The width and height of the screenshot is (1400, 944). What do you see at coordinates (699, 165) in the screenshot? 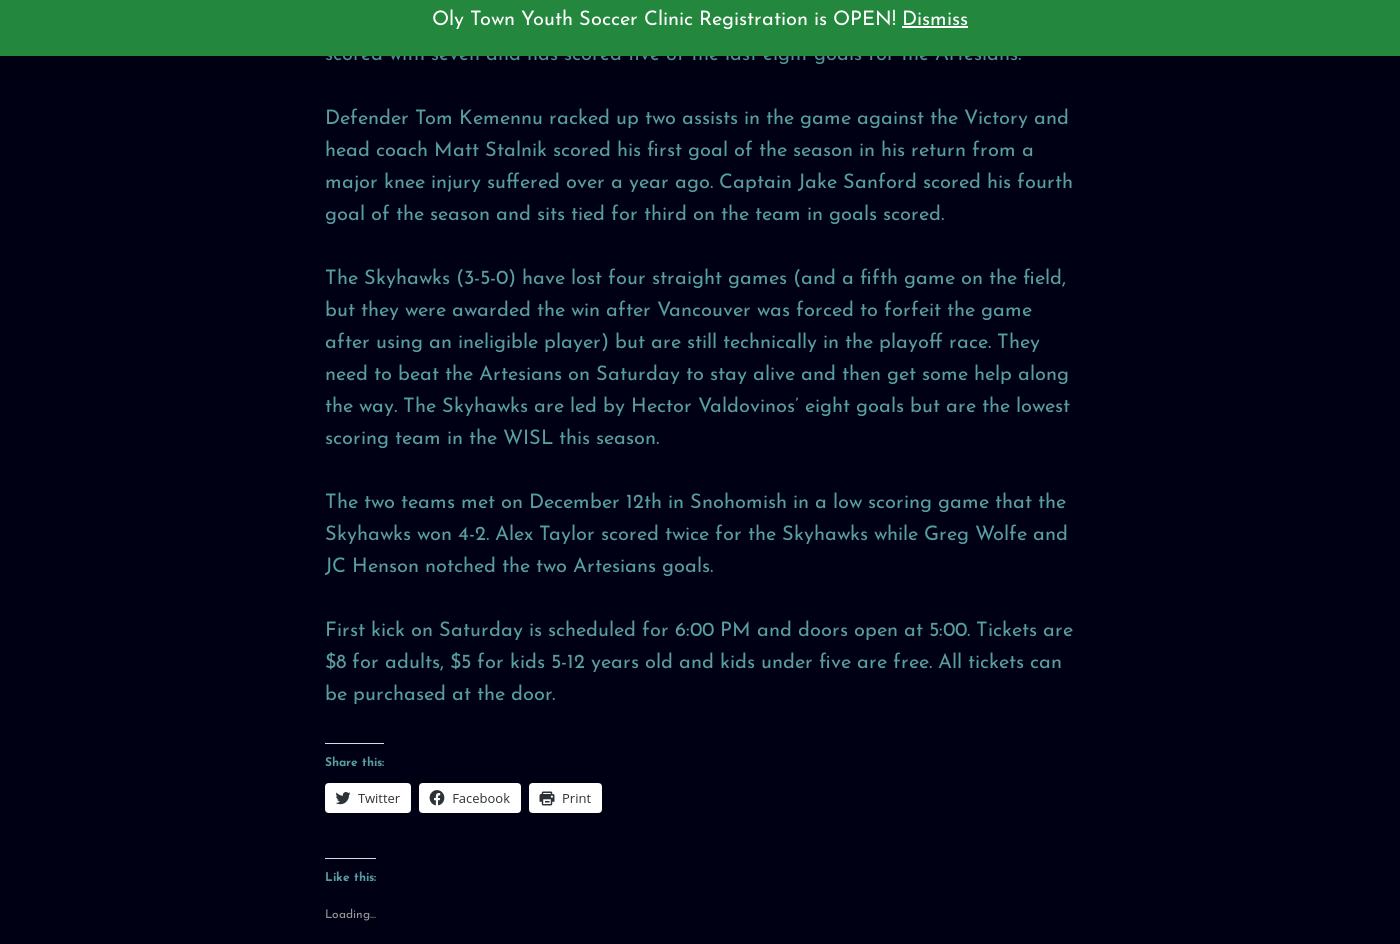
I see `'Defender Tom Kemennu racked up two assists in the game against the Victory and head coach Matt Stalnik scored his first goal of the season in his return from a major knee injury suffered over a year ago. Captain Jake Sanford scored his fourth goal of the season and sits tied for third on the team in goals scored.'` at bounding box center [699, 165].